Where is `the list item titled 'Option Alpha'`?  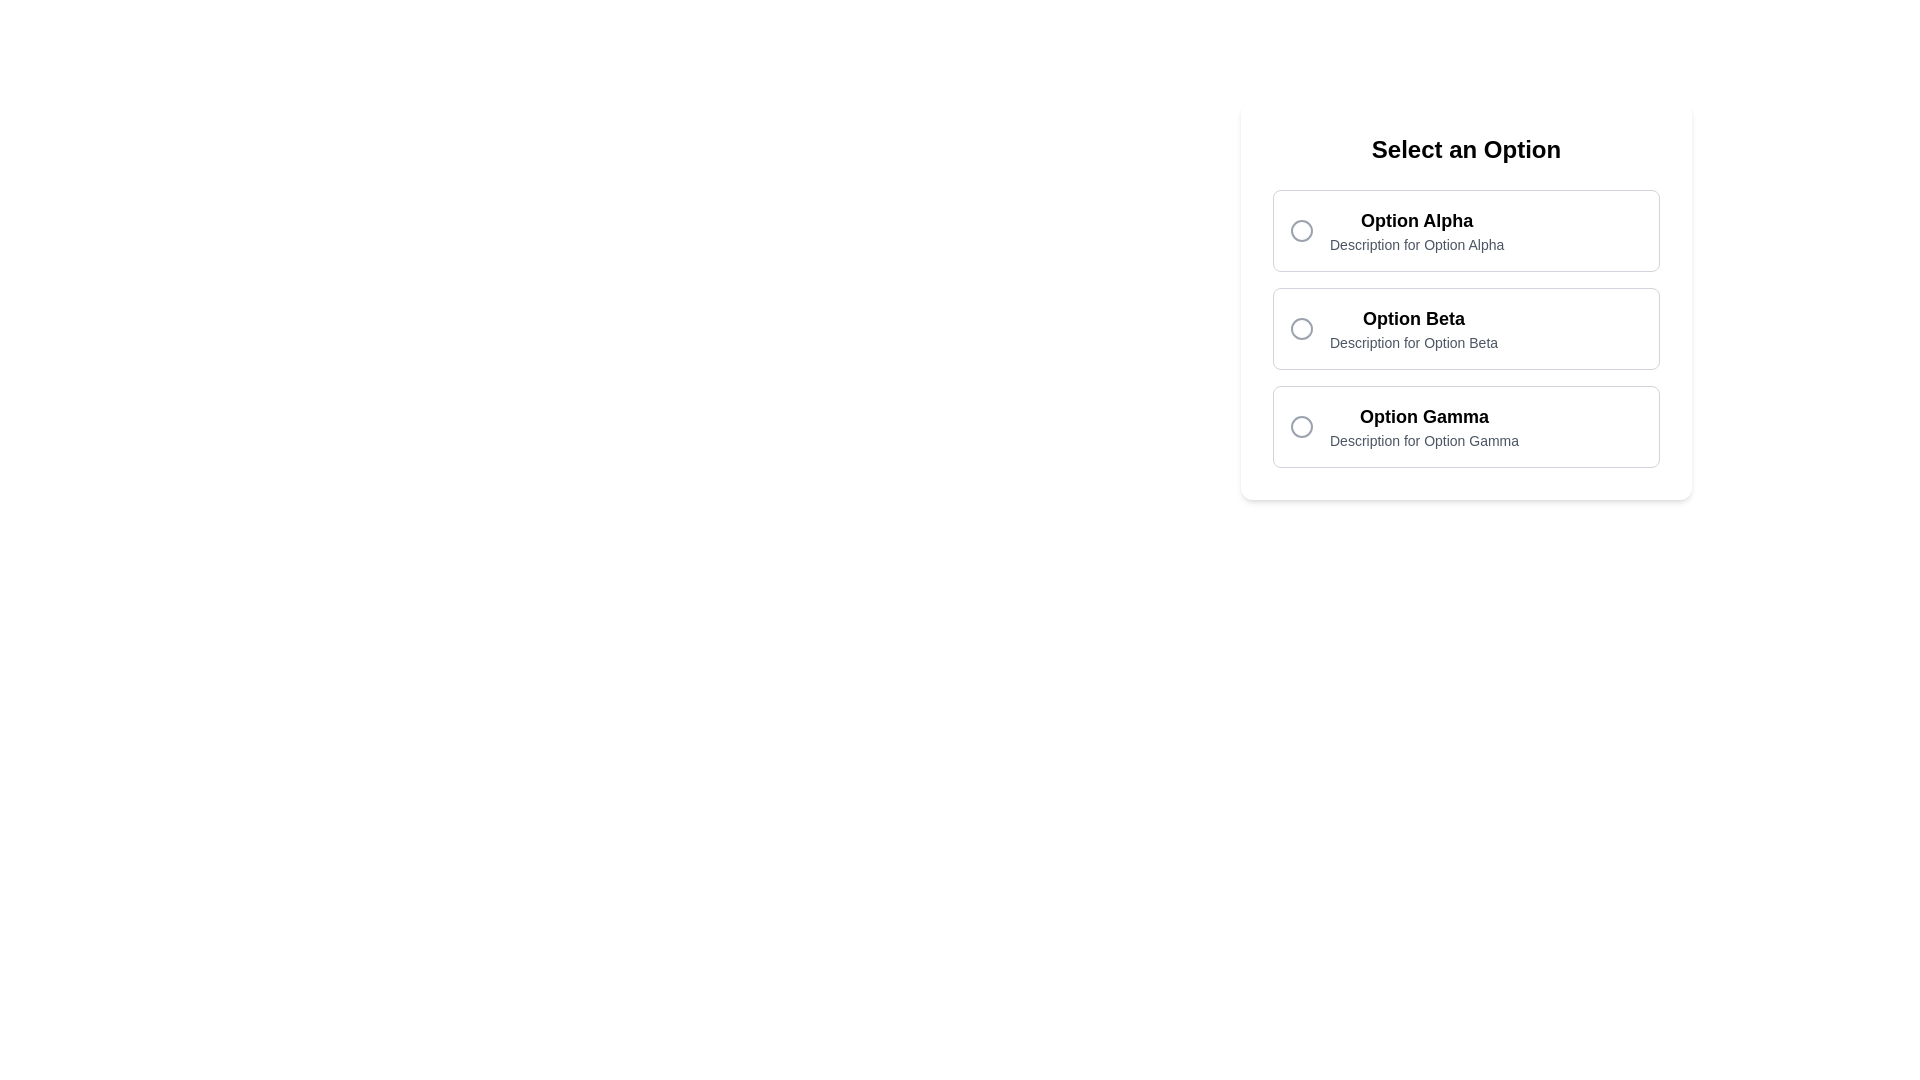 the list item titled 'Option Alpha' is located at coordinates (1415, 230).